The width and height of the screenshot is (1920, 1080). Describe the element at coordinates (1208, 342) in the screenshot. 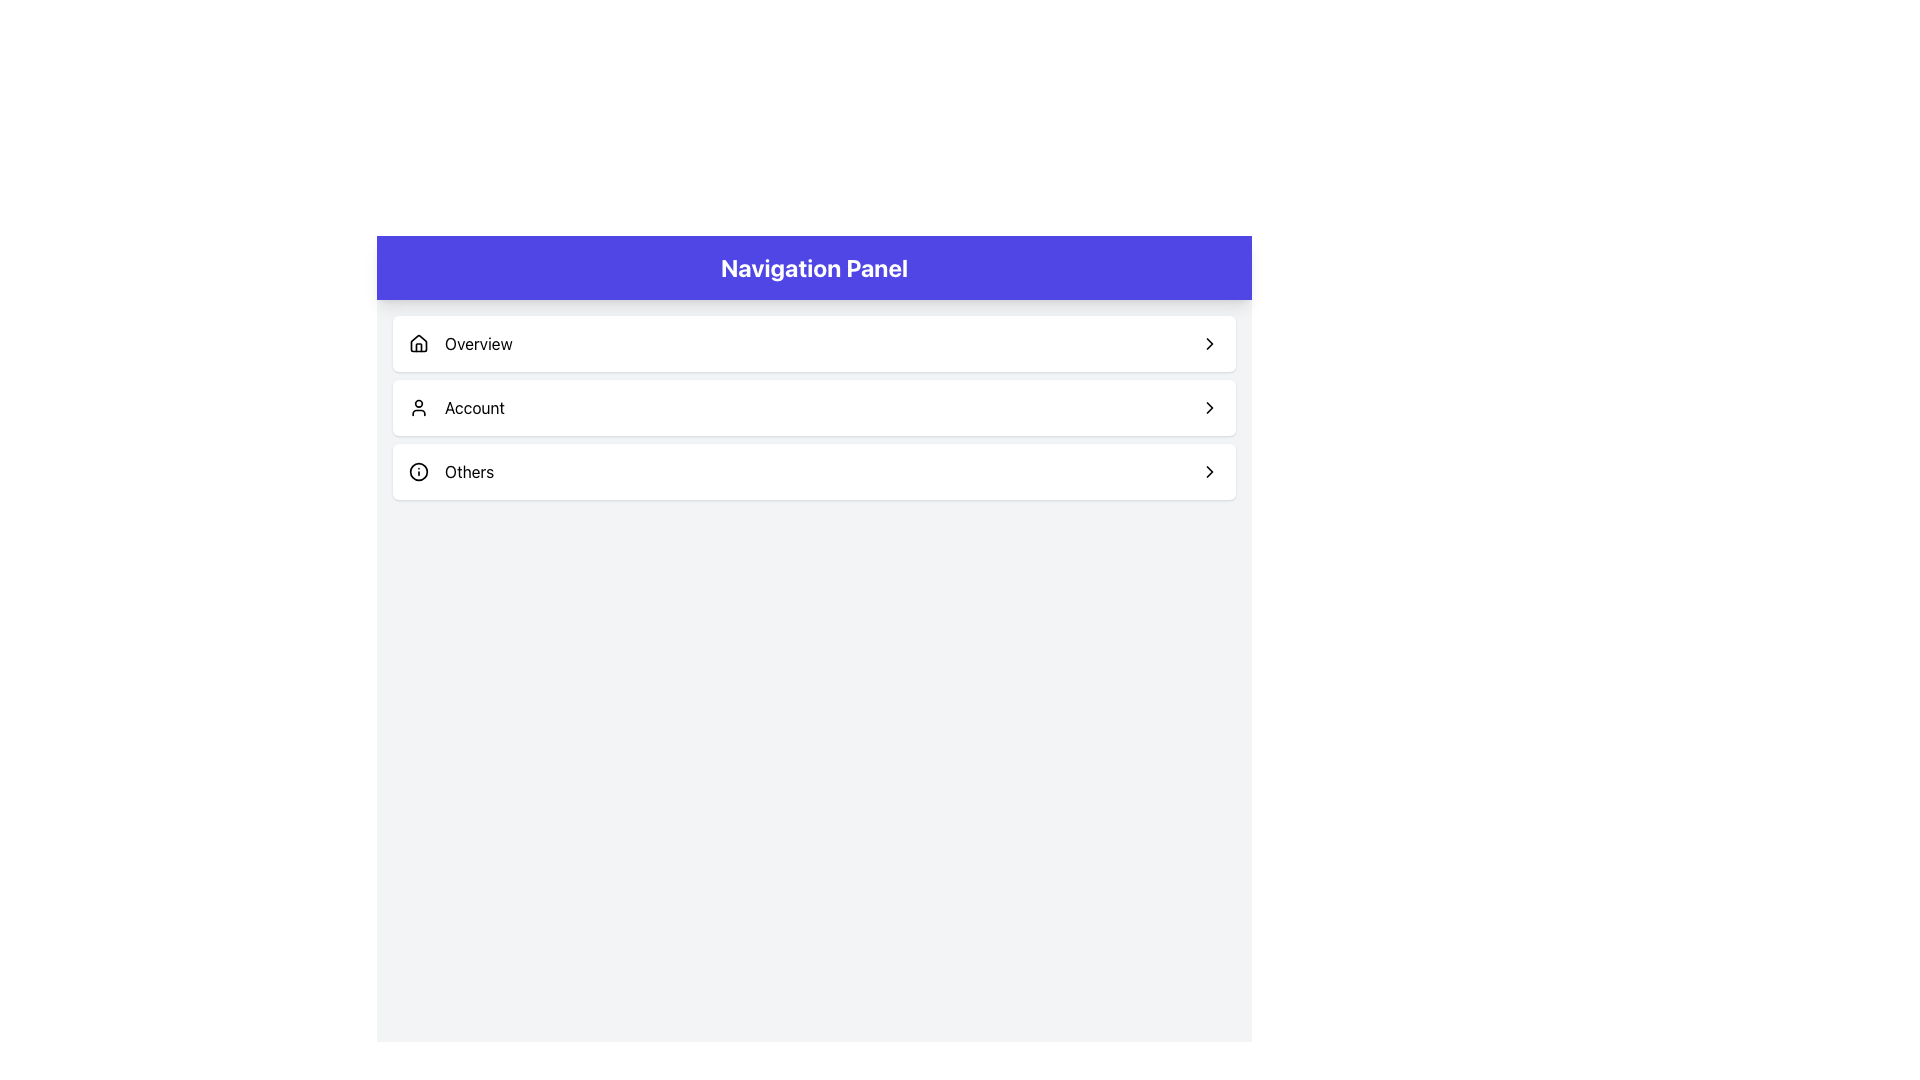

I see `the rightward-pointing chevron icon located at the far right end of the row labeled 'Overview'` at that location.